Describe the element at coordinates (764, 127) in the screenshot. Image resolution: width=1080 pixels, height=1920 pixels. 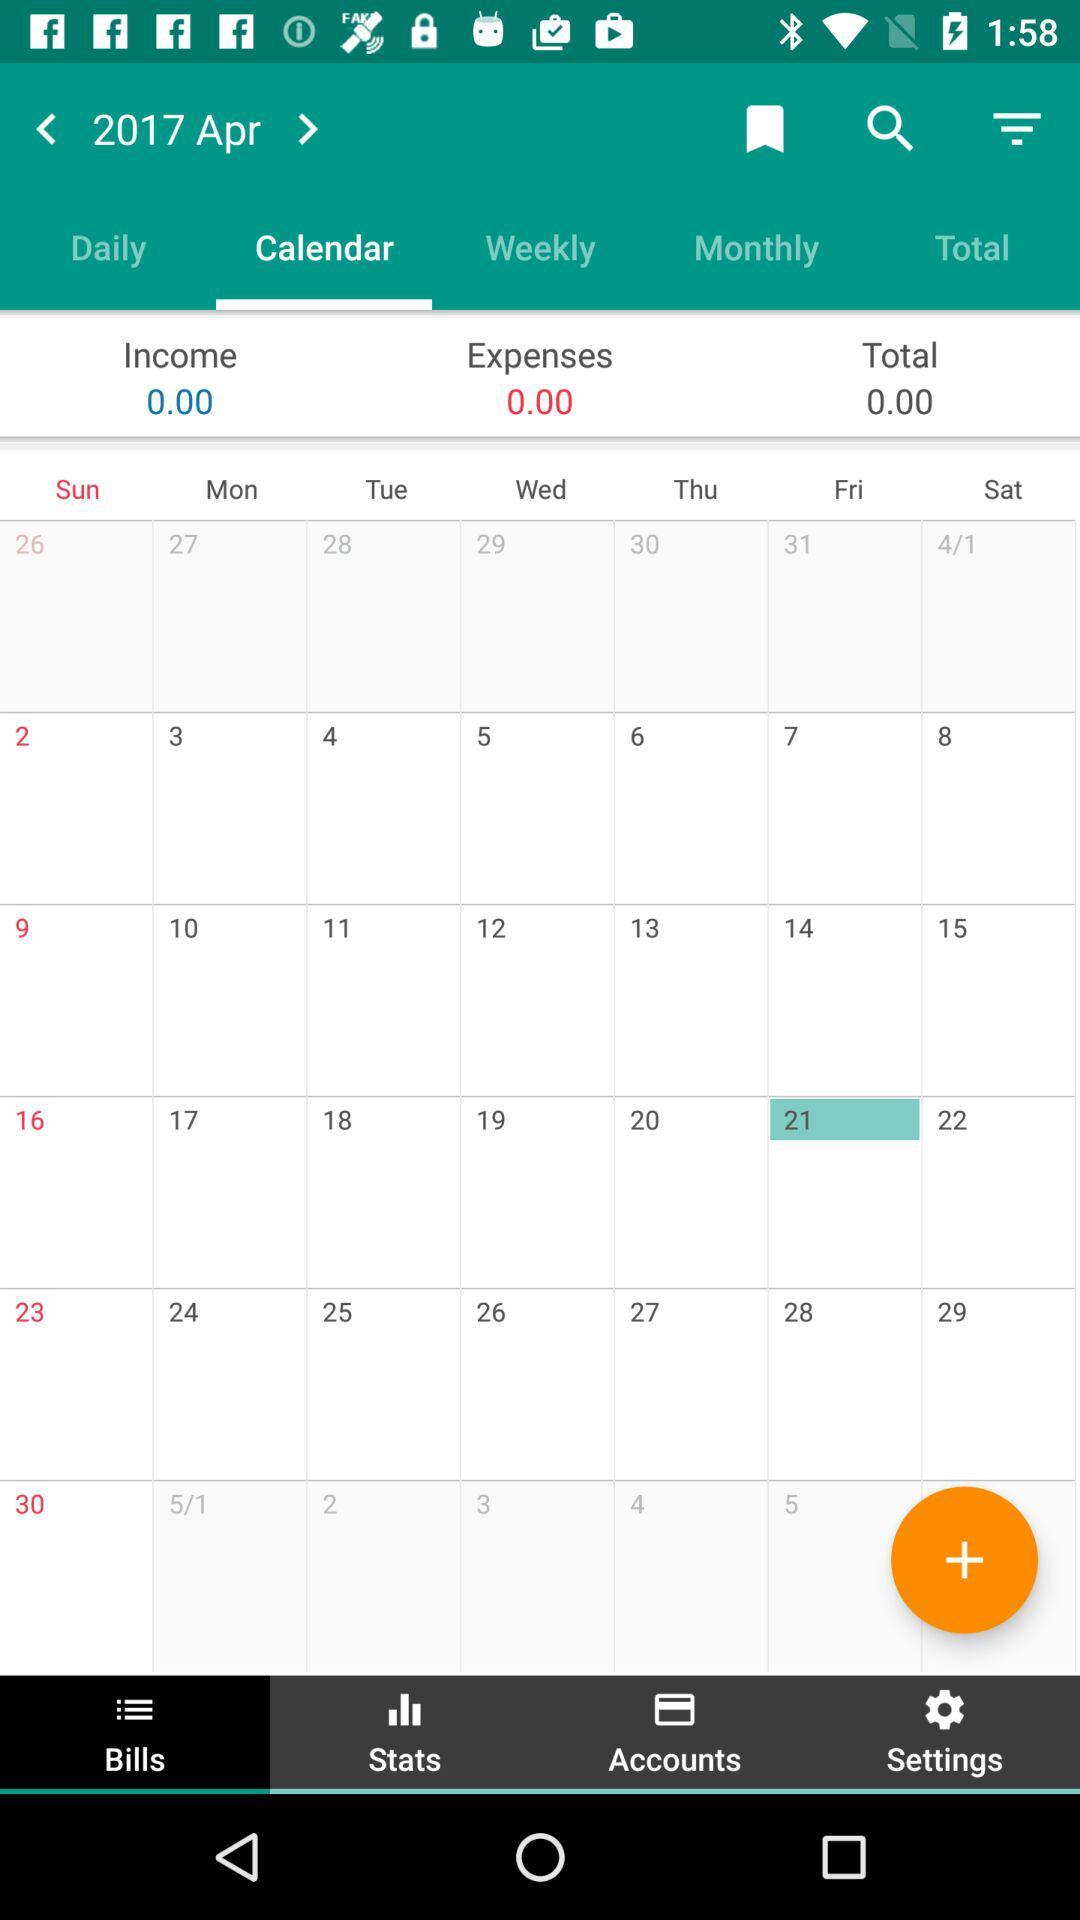
I see `put a savemark` at that location.